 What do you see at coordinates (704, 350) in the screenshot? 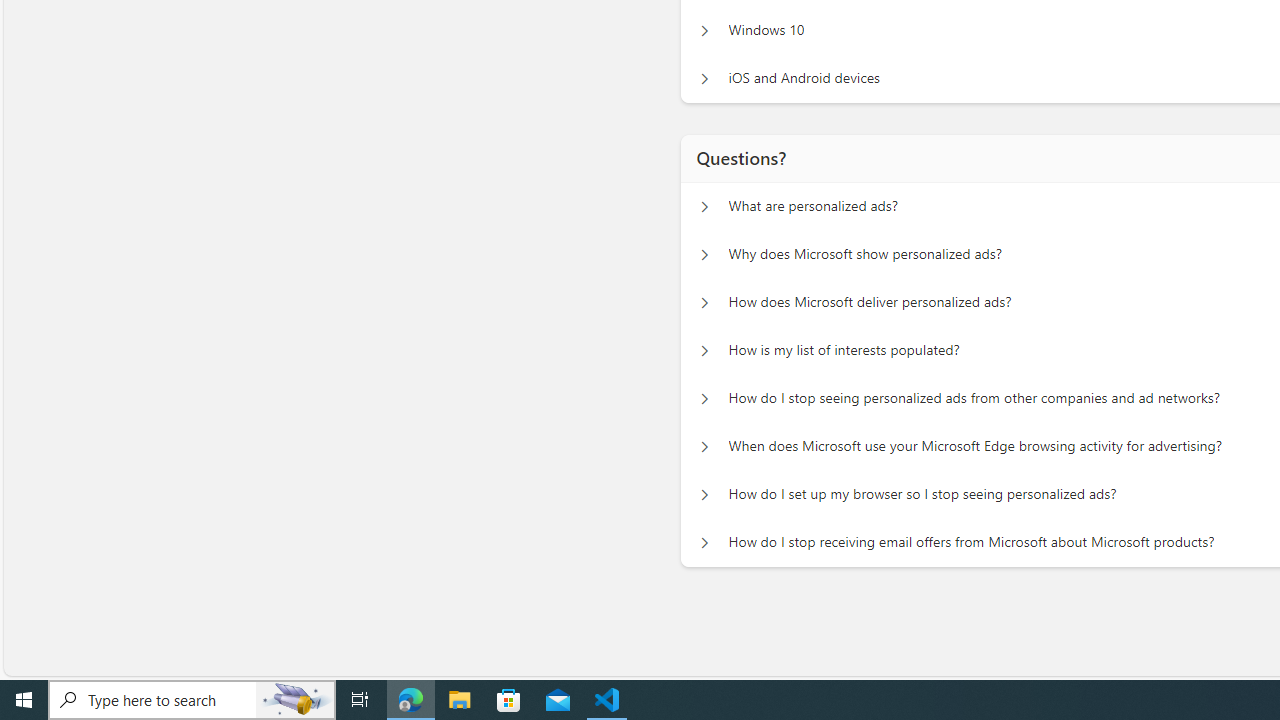
I see `'Questions? How is my list of interests populated?'` at bounding box center [704, 350].